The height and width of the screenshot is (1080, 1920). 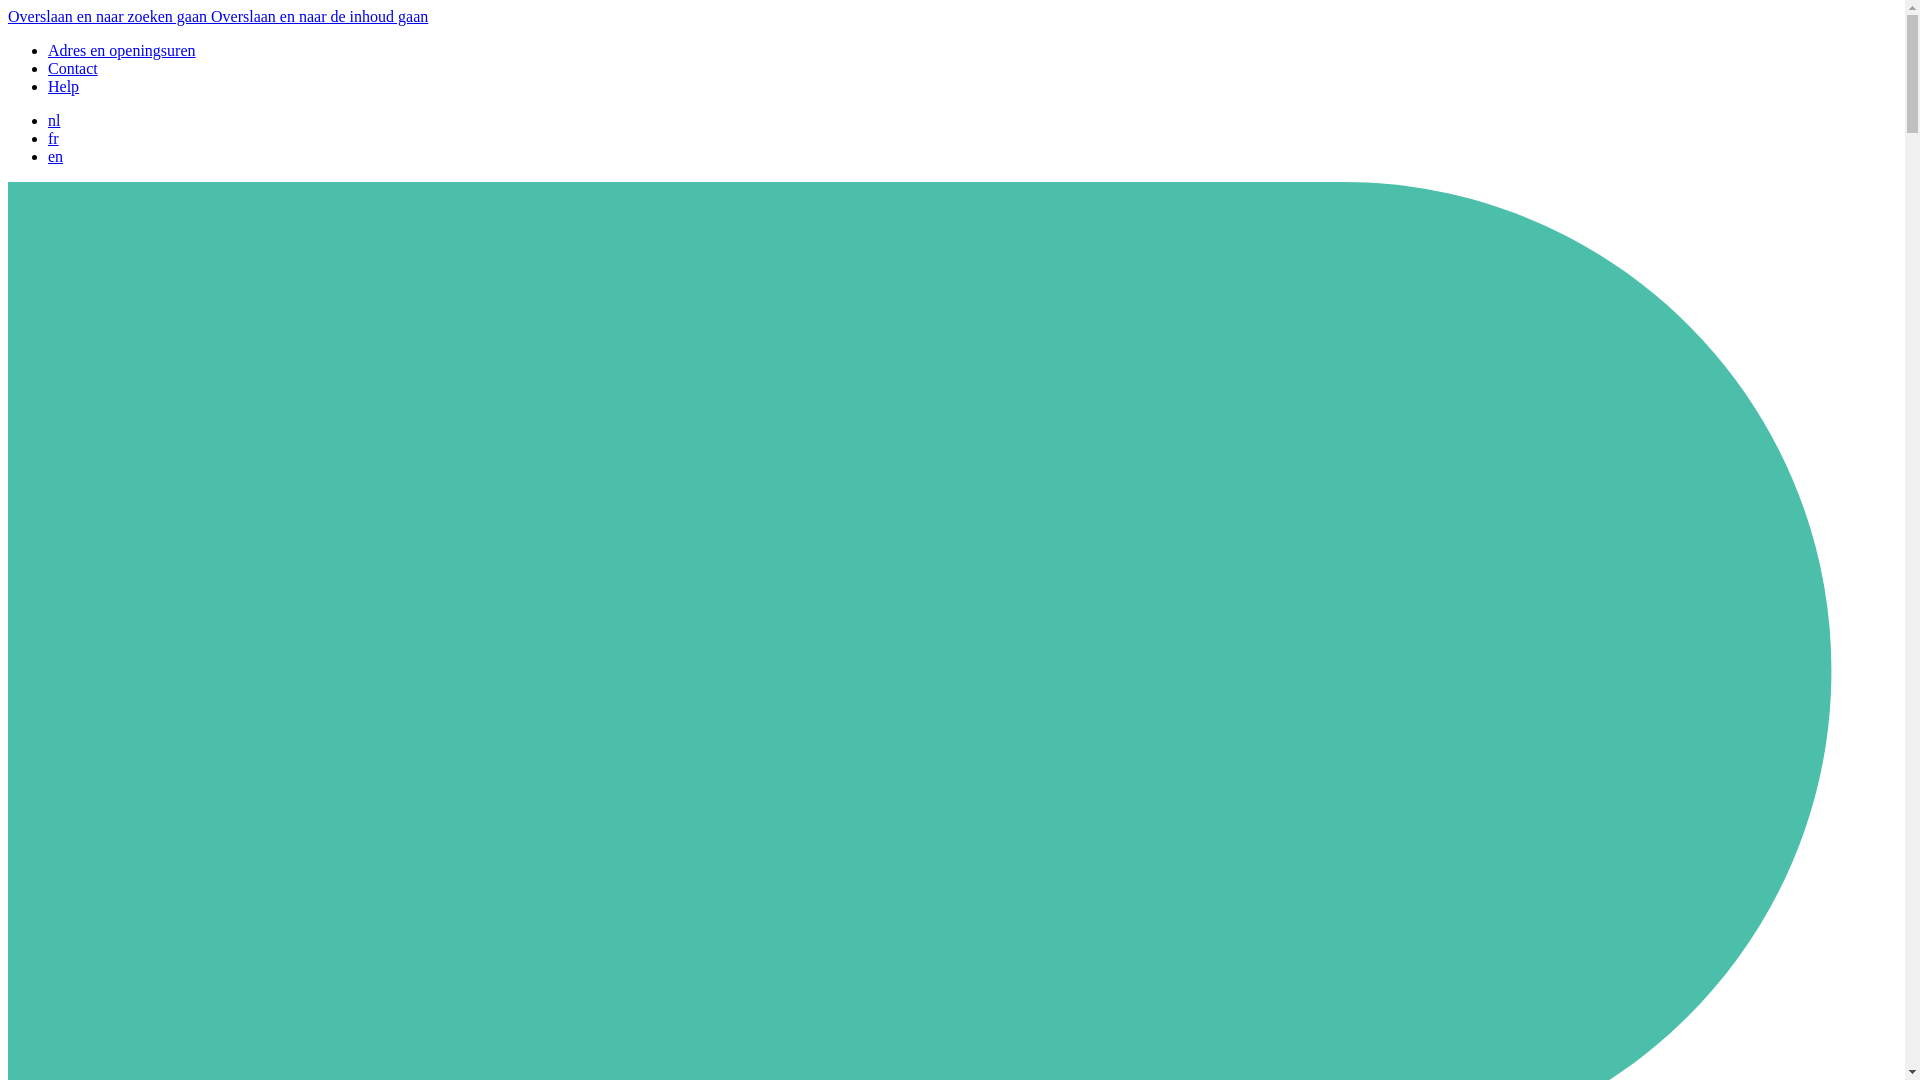 What do you see at coordinates (48, 137) in the screenshot?
I see `'fr'` at bounding box center [48, 137].